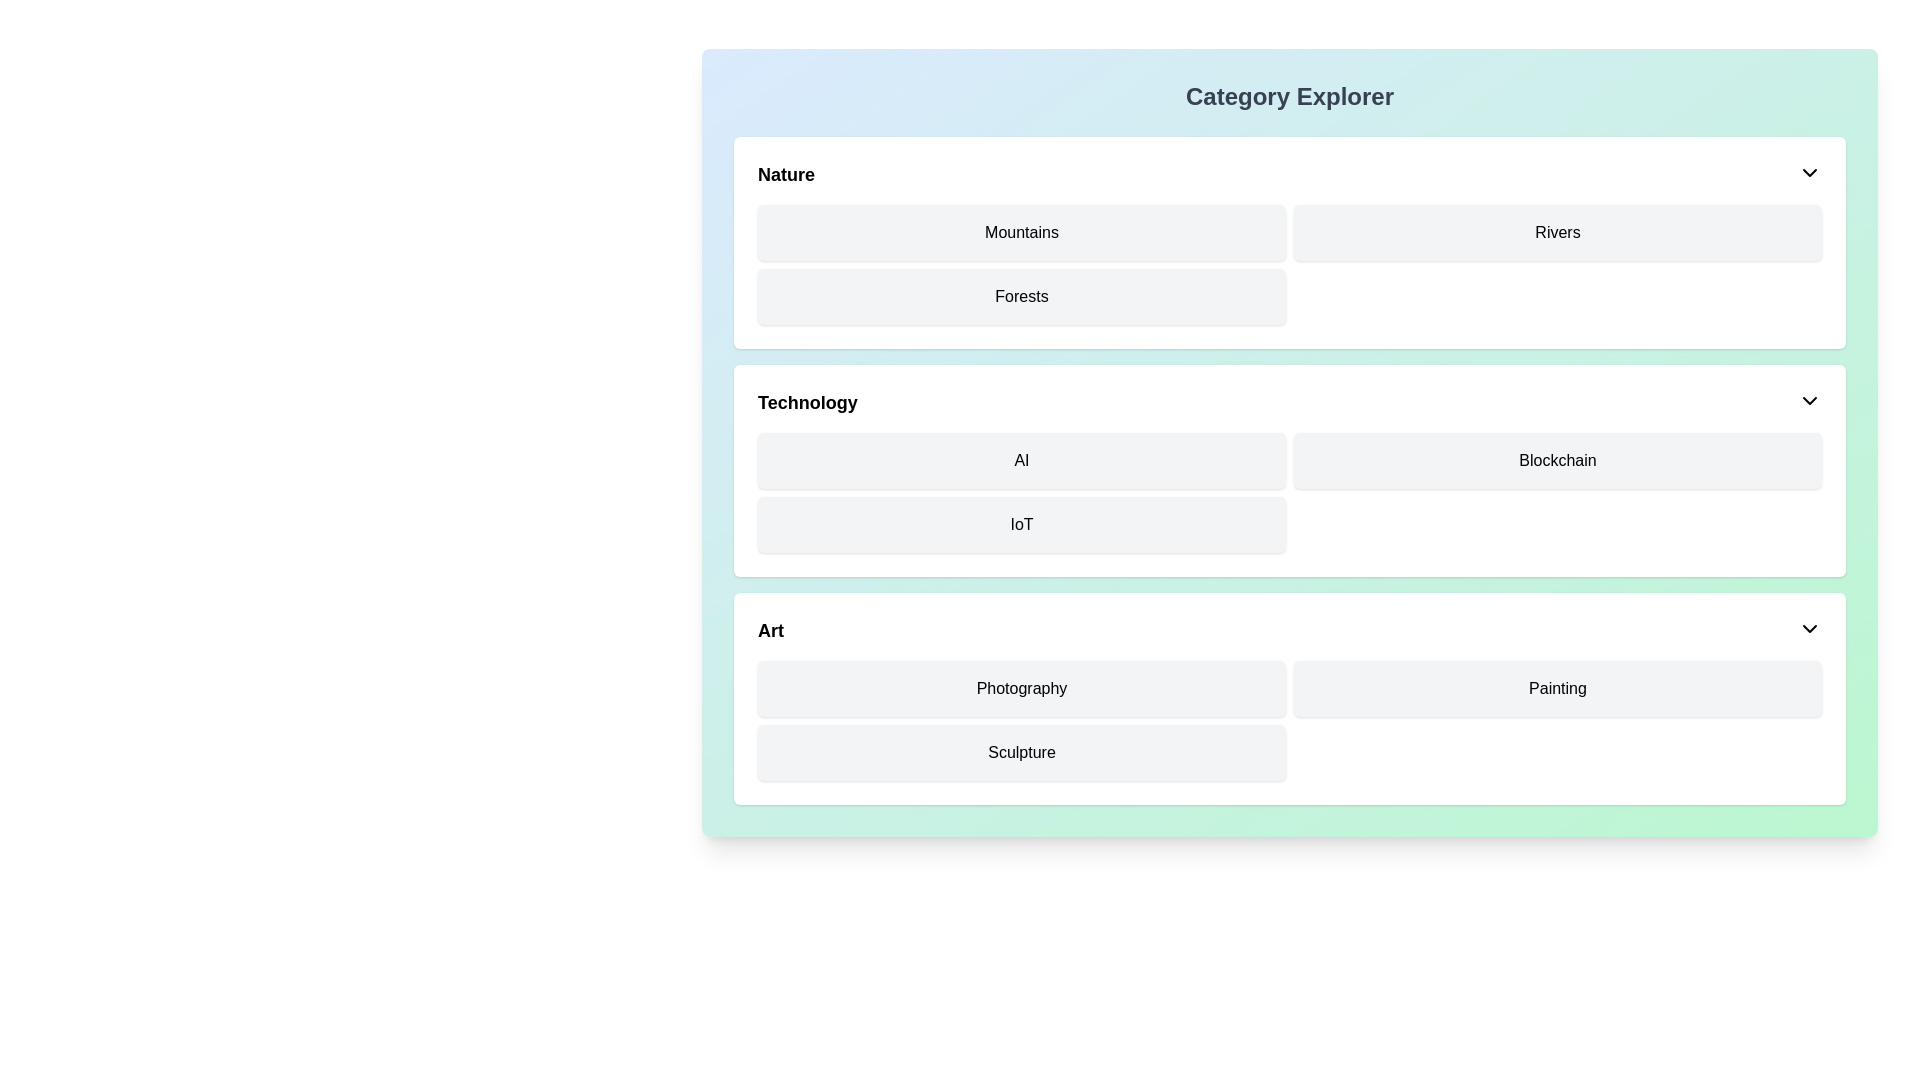 The width and height of the screenshot is (1920, 1080). What do you see at coordinates (1290, 96) in the screenshot?
I see `the bold heading 'Category Explorer' displayed at the top of the interface with a gradient background` at bounding box center [1290, 96].